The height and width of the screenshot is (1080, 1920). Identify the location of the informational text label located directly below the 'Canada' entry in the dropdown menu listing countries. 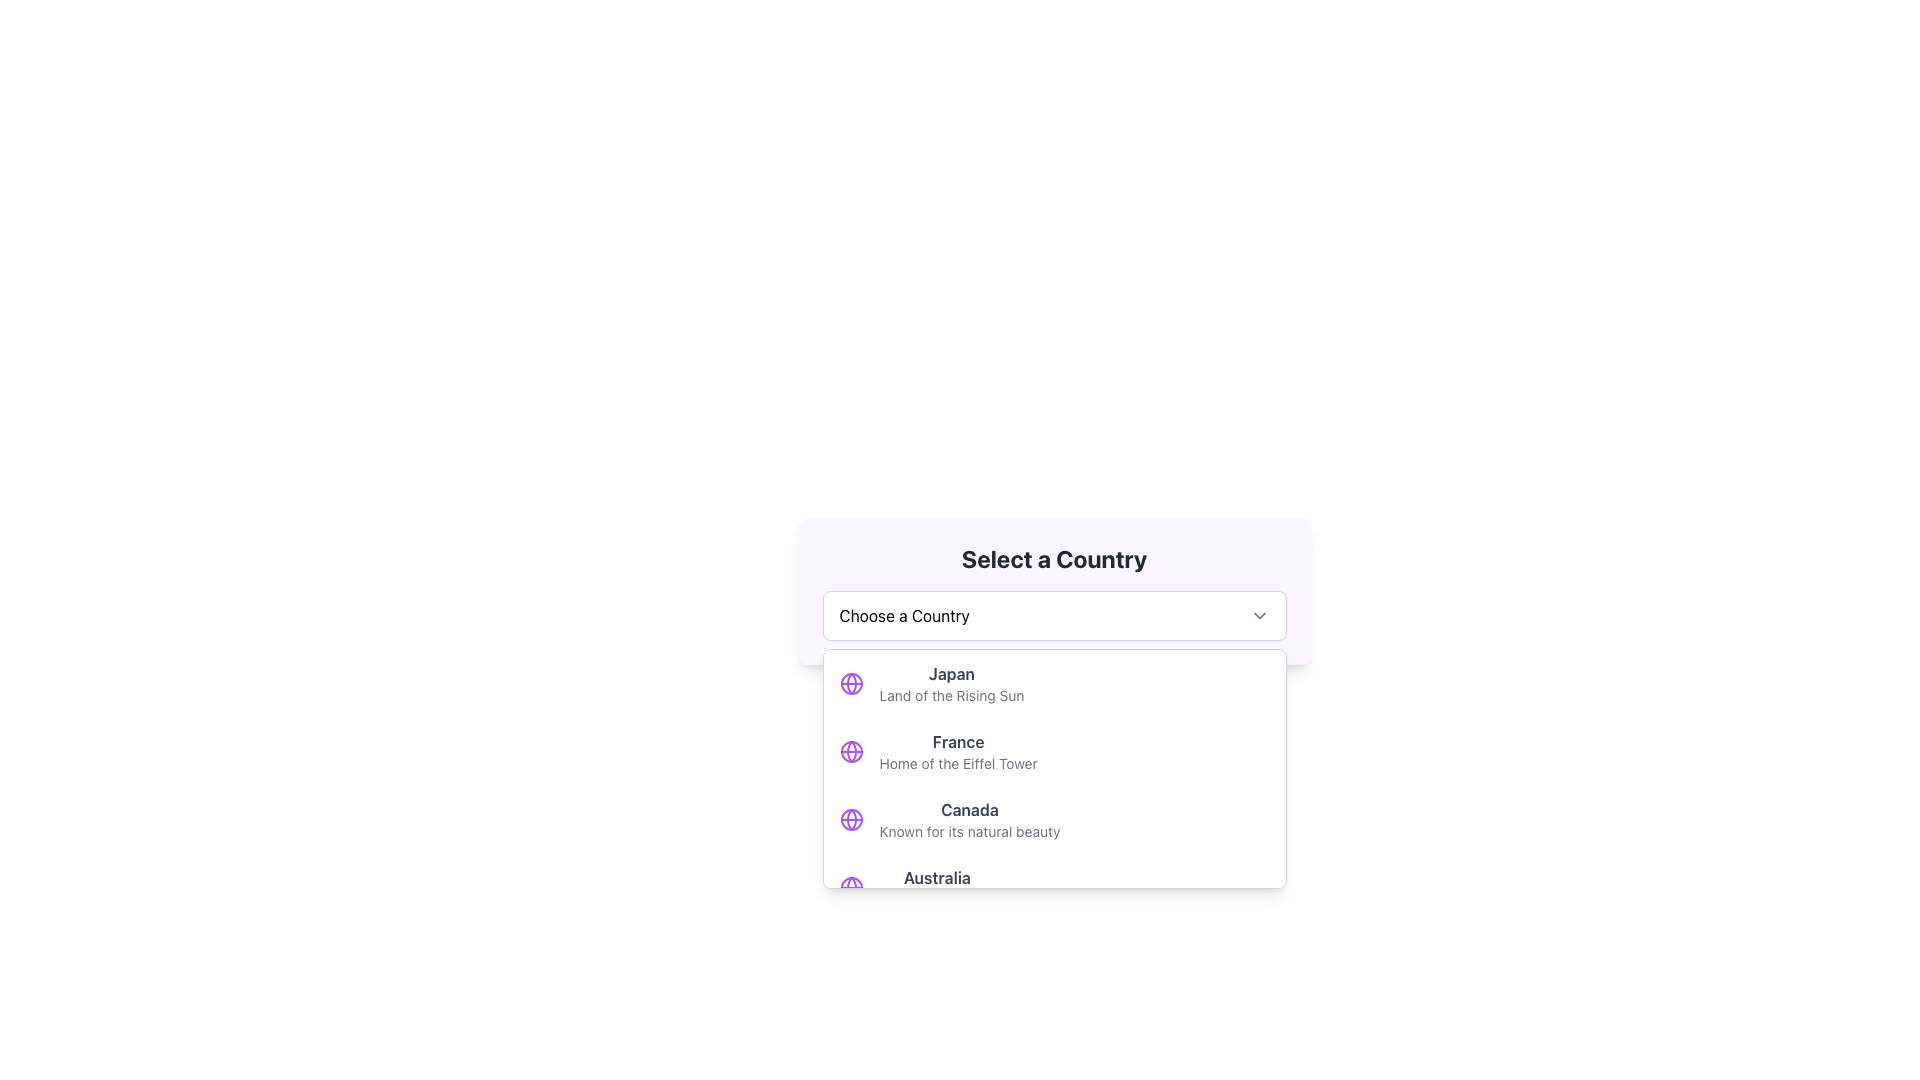
(969, 832).